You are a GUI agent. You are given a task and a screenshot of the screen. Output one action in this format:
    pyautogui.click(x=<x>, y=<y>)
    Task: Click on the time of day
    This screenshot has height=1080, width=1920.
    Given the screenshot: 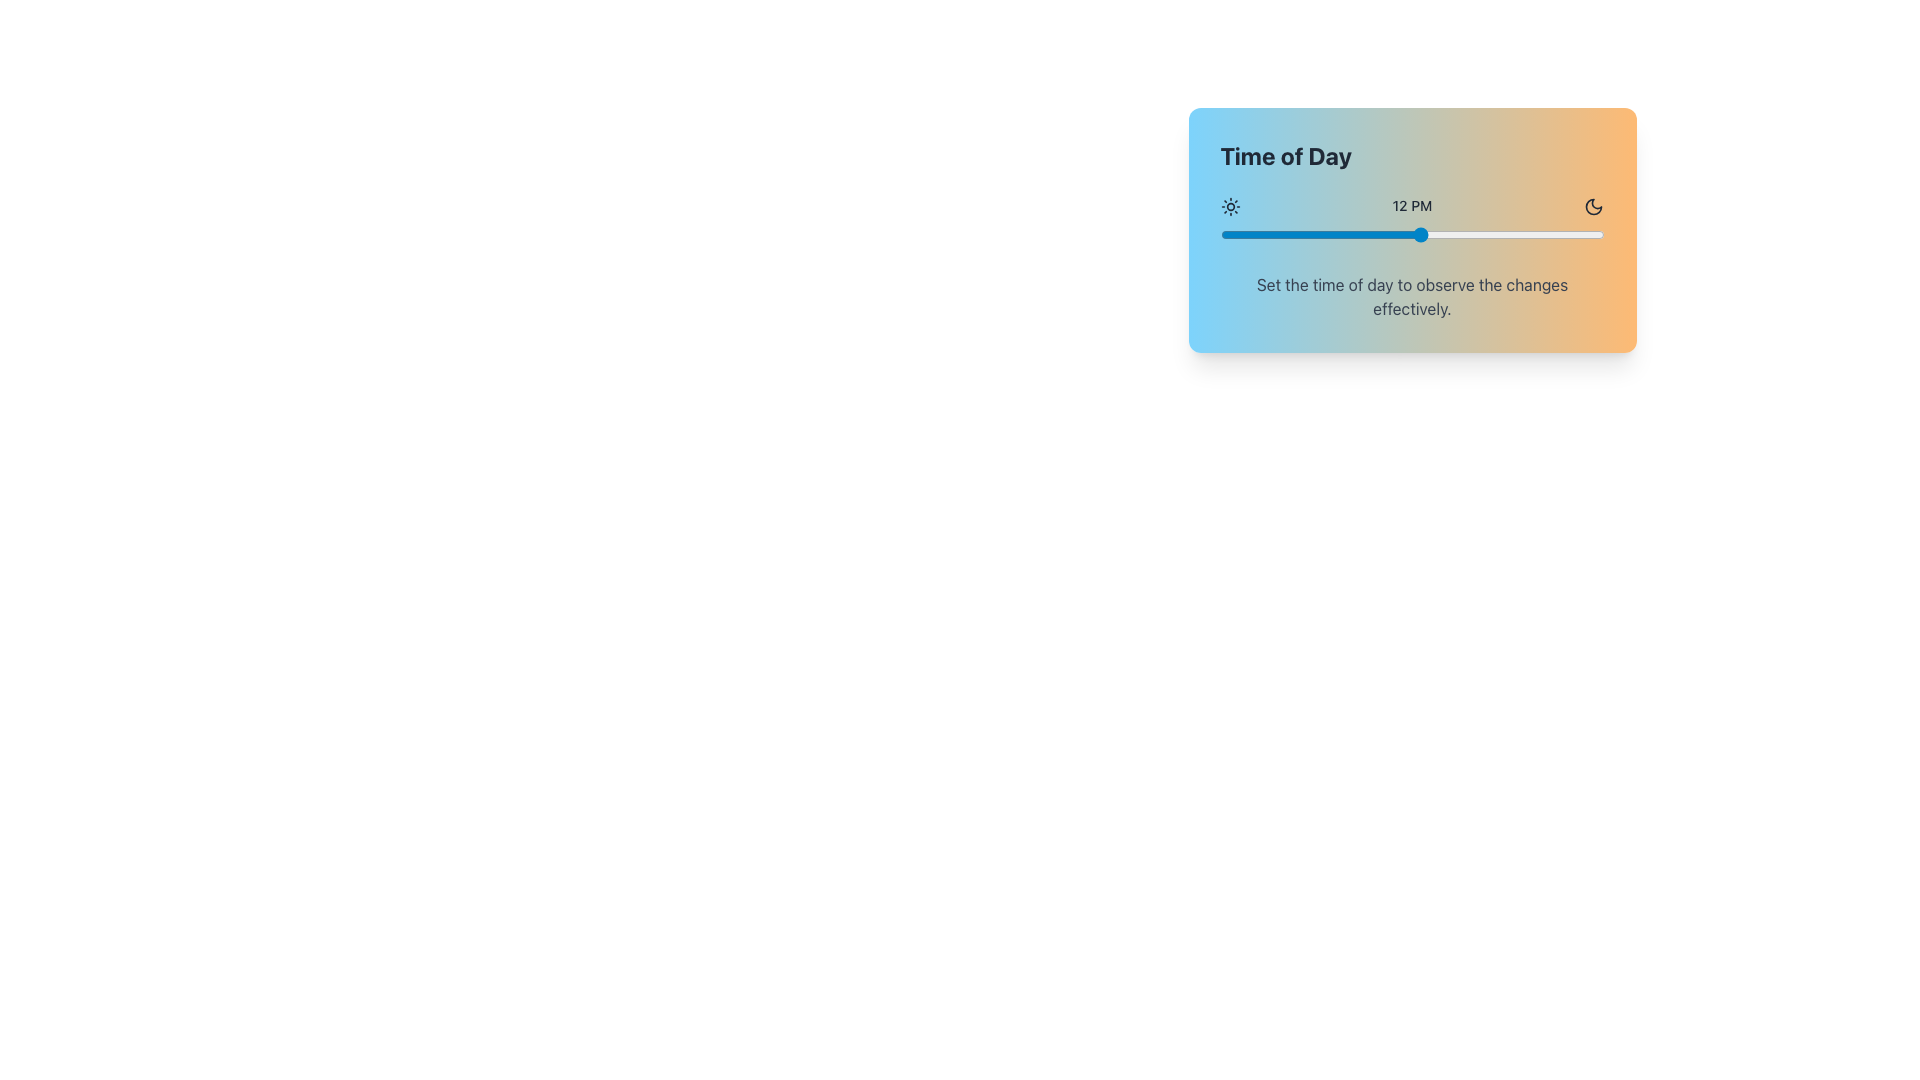 What is the action you would take?
    pyautogui.click(x=1436, y=234)
    